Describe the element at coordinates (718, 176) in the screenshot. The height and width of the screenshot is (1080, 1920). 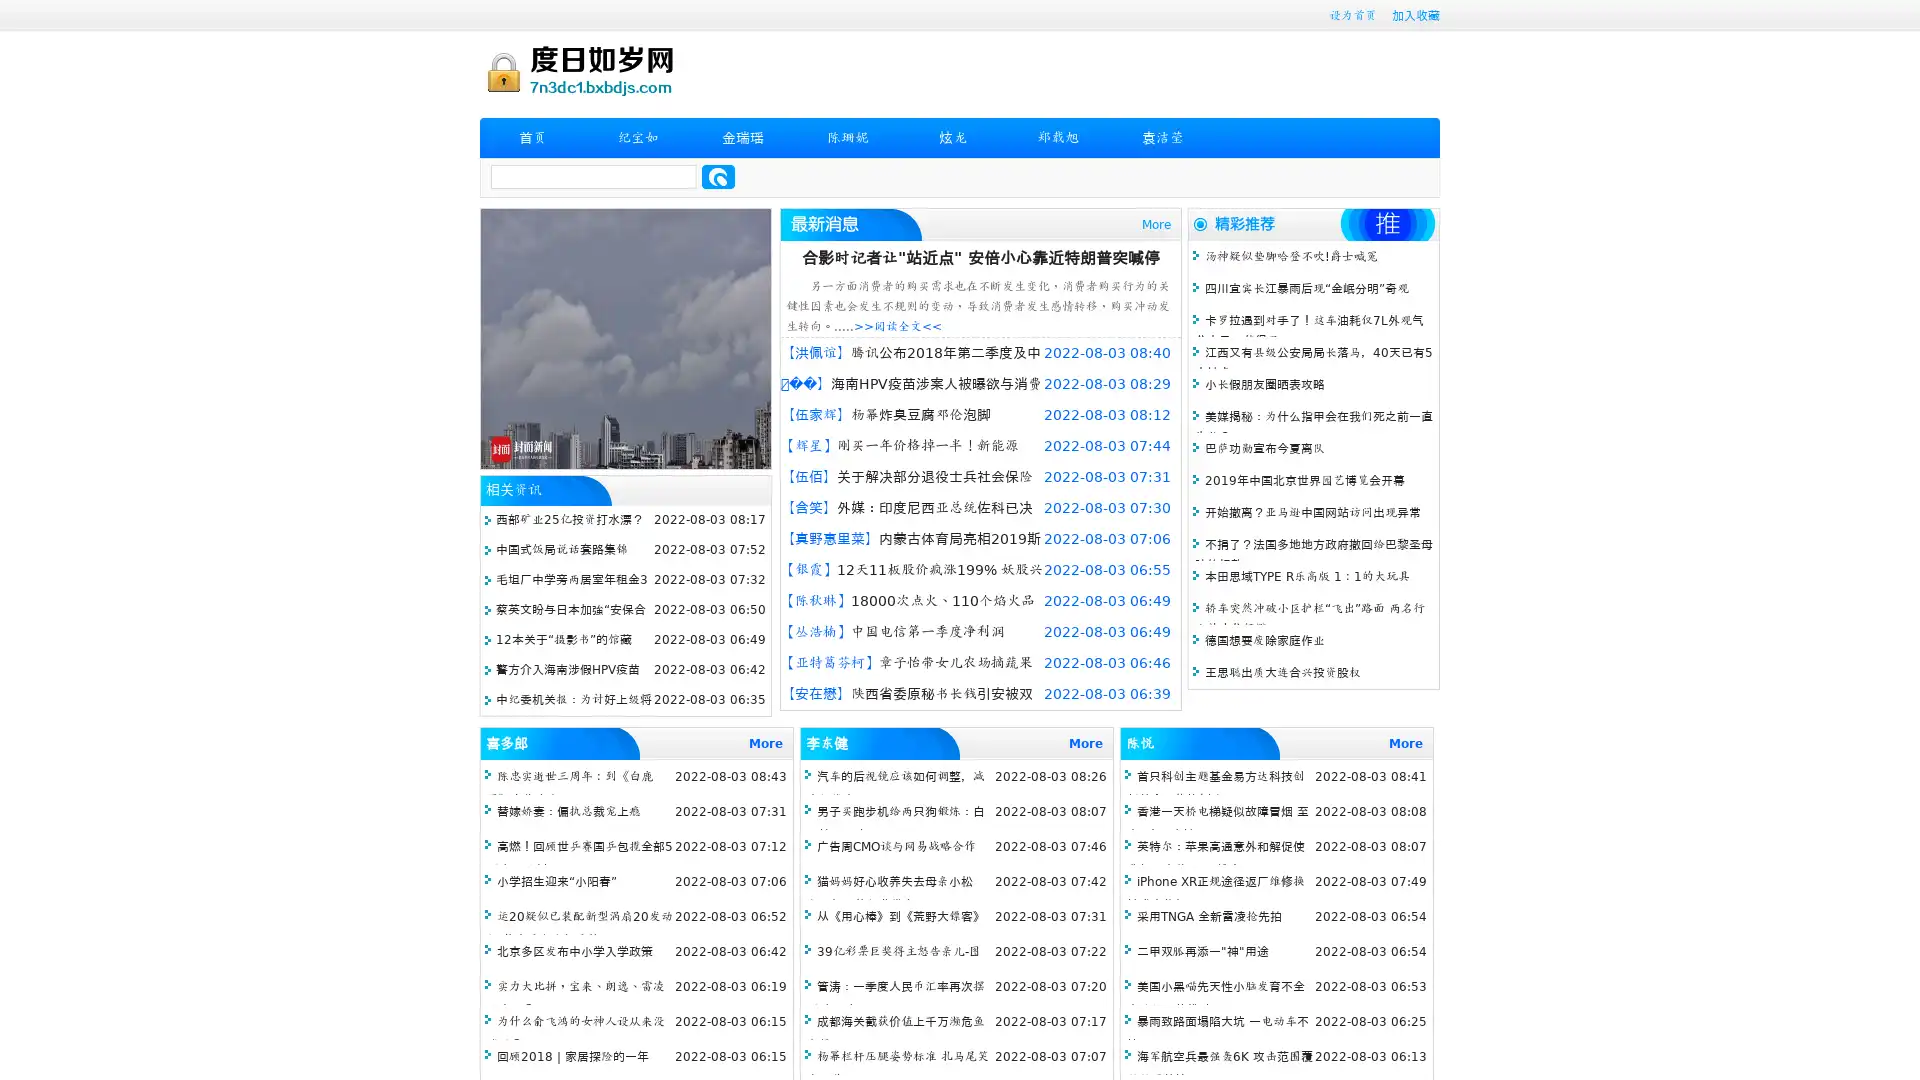
I see `Search` at that location.